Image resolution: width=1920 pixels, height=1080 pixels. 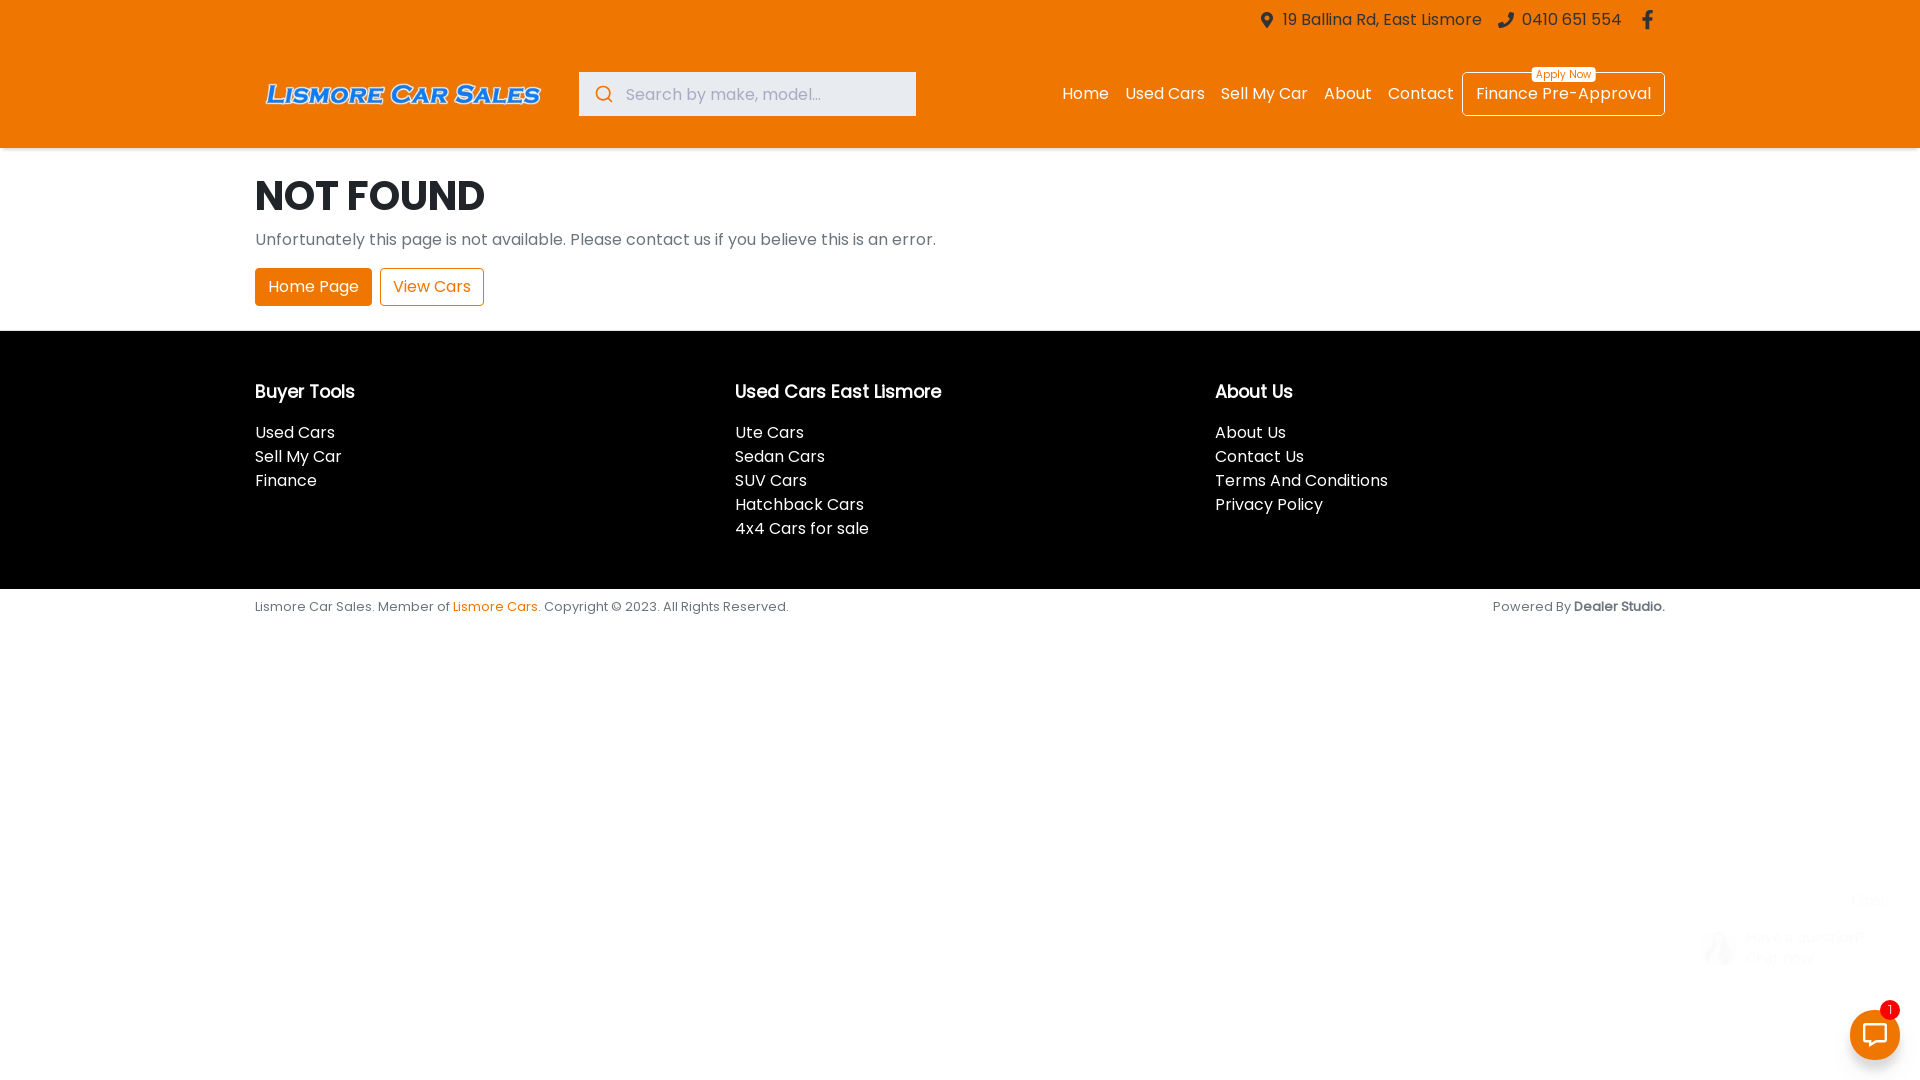 I want to click on 'Dealer Studio.', so click(x=1619, y=605).